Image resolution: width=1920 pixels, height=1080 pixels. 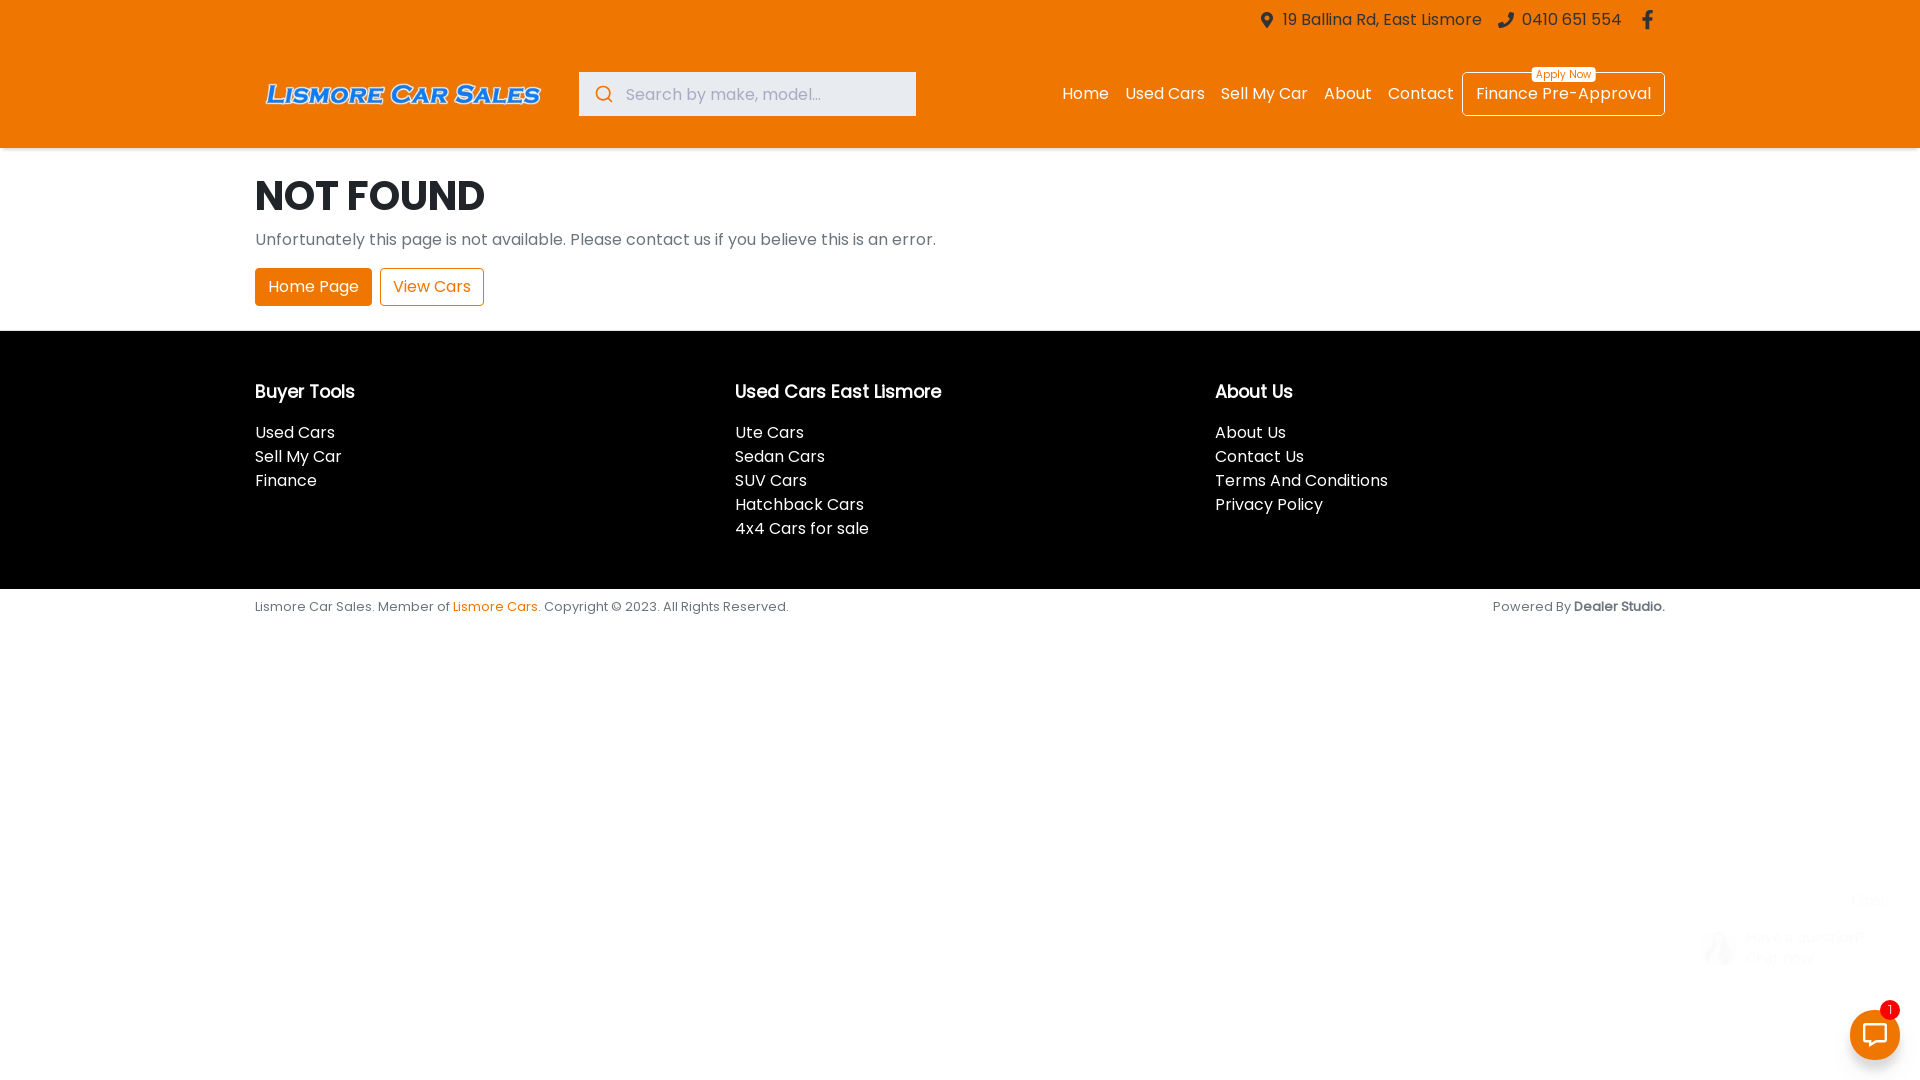 I want to click on 'Dealer Studio.', so click(x=1619, y=605).